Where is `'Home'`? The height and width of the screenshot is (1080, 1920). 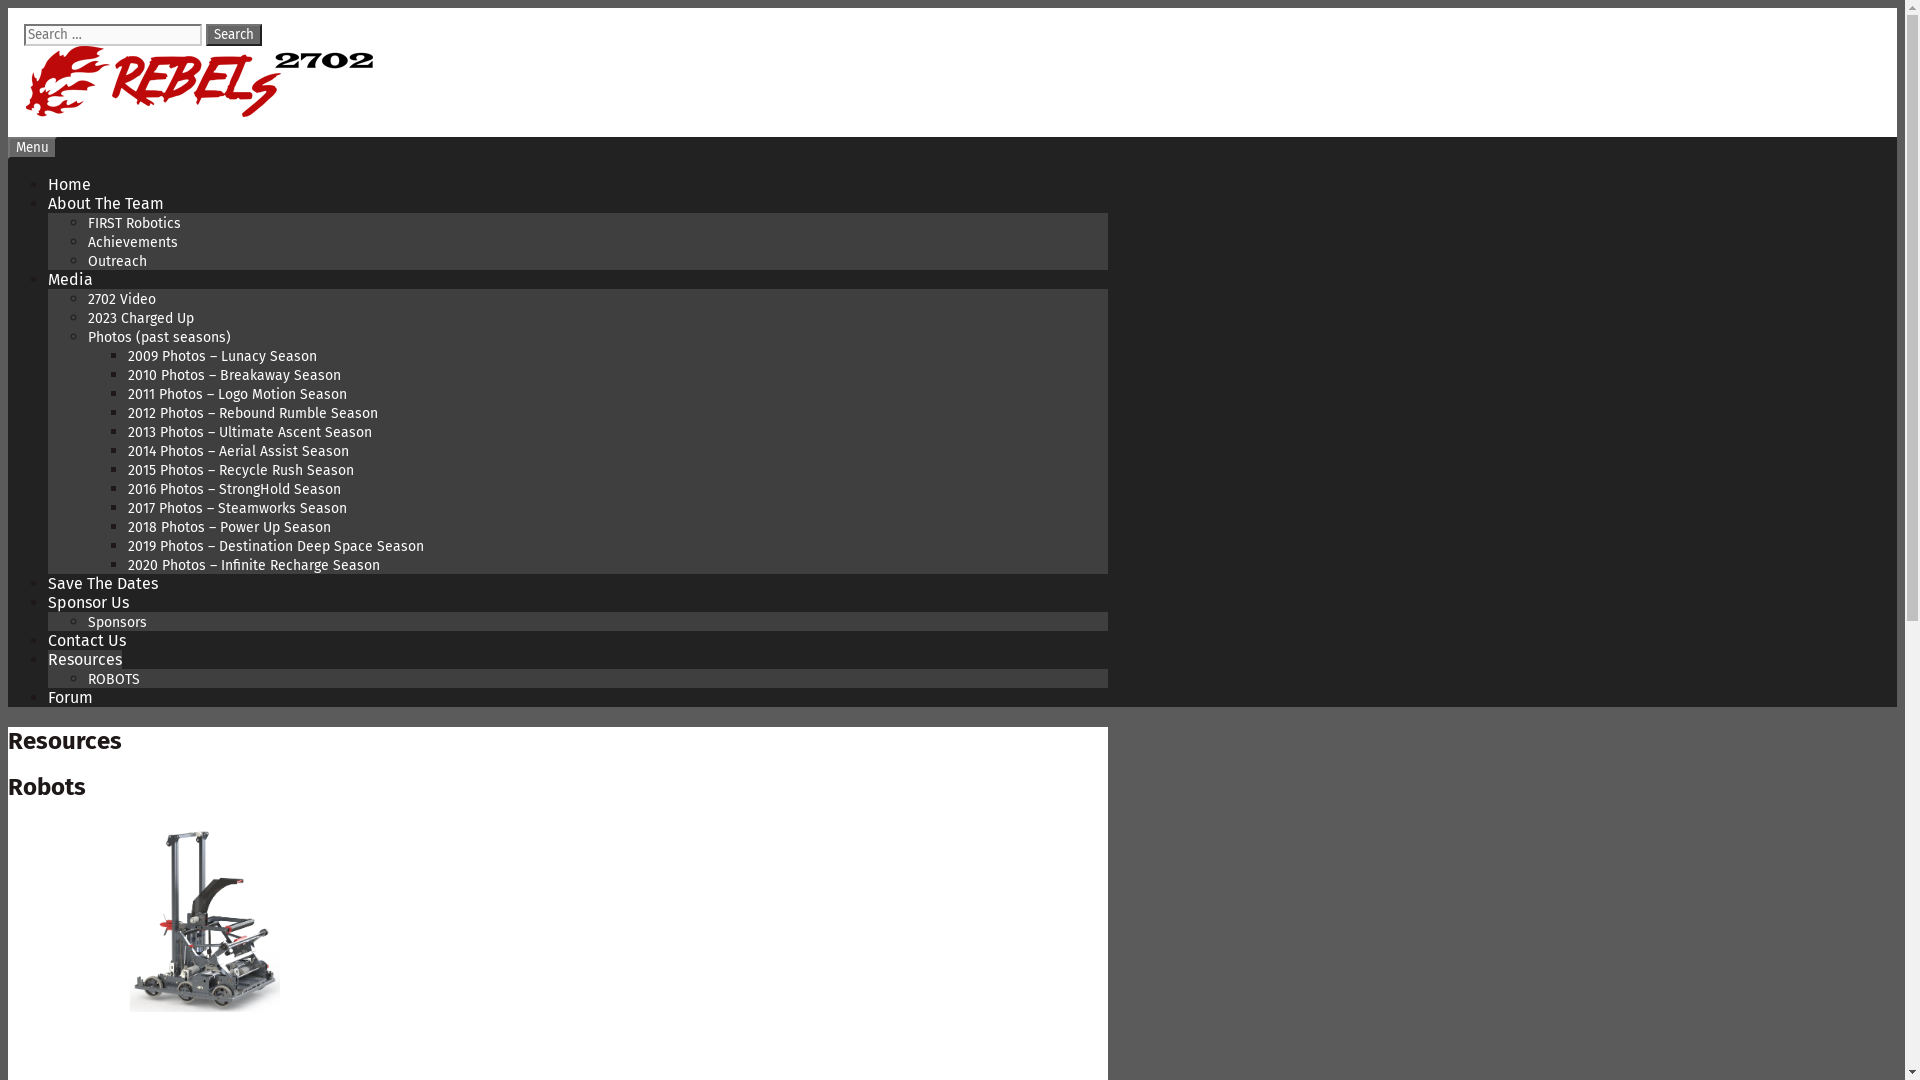 'Home' is located at coordinates (69, 184).